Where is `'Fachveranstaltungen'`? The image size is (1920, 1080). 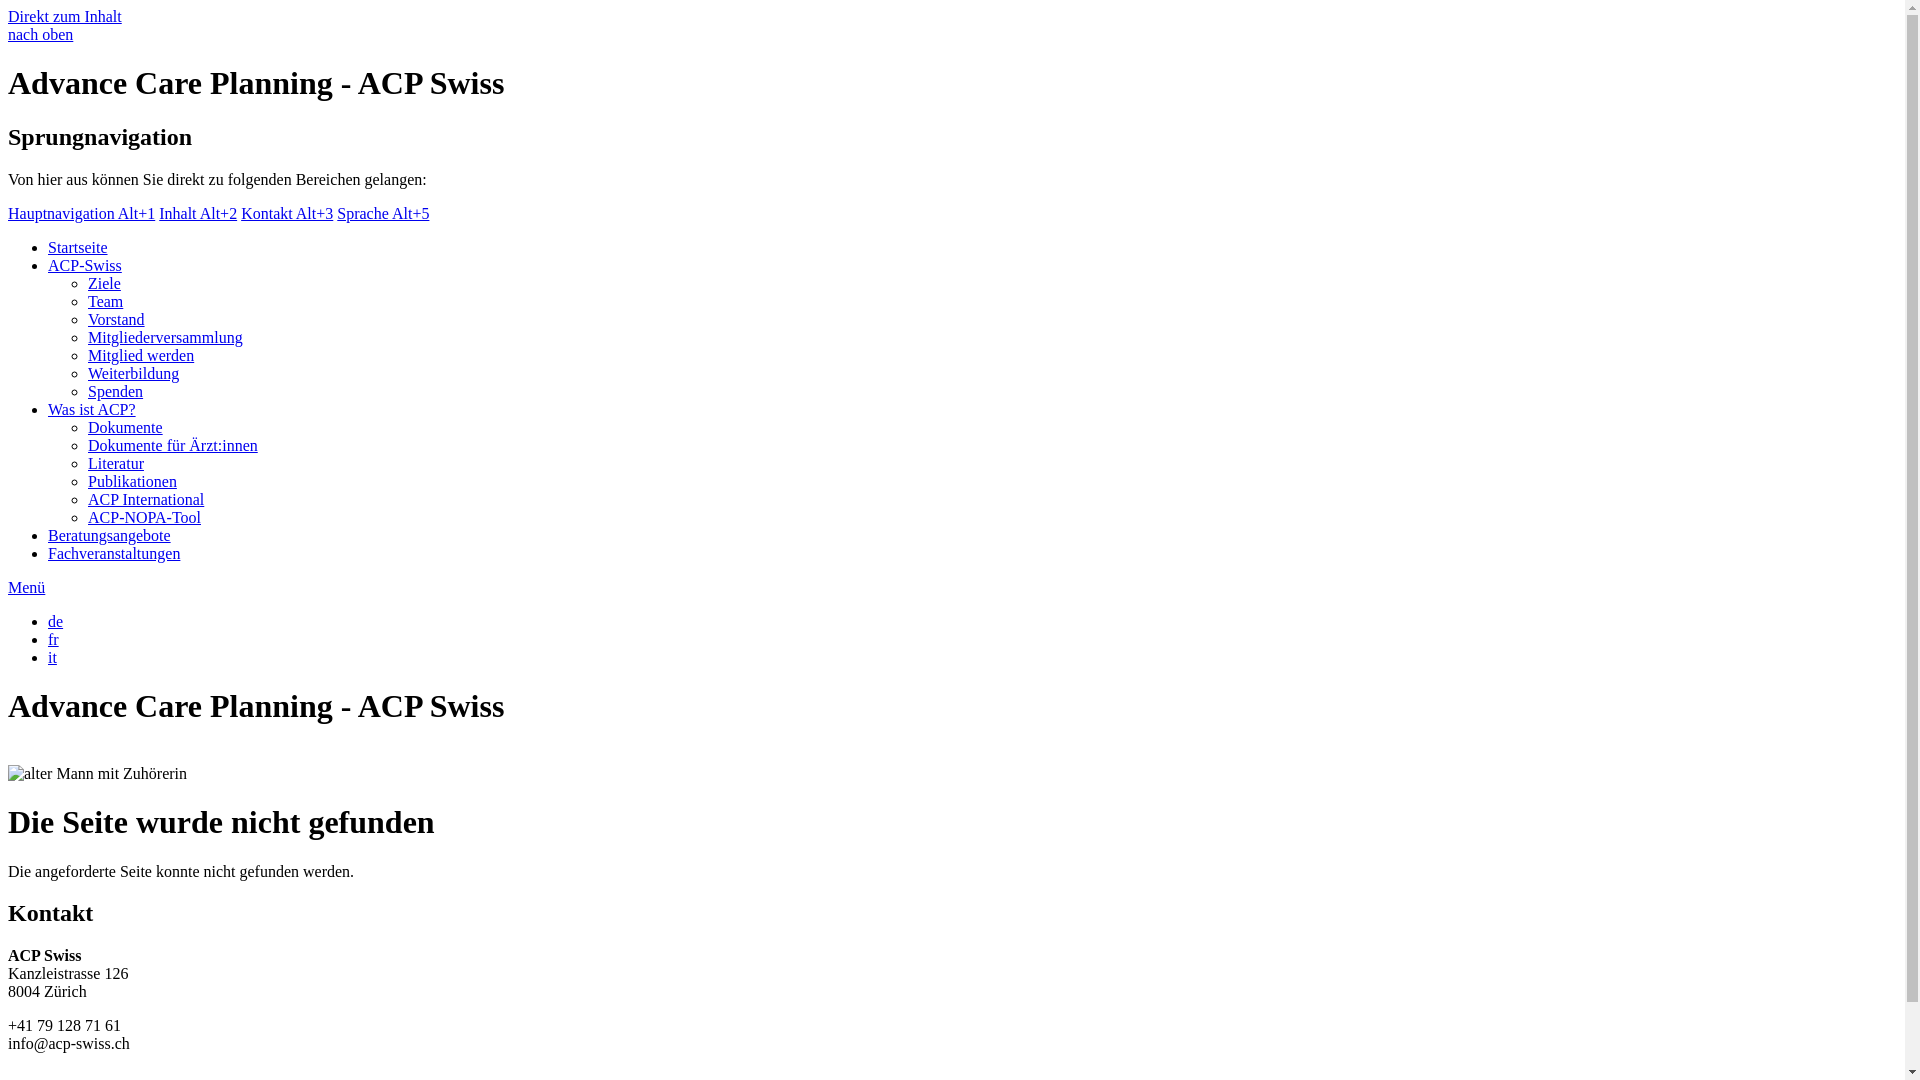 'Fachveranstaltungen' is located at coordinates (113, 553).